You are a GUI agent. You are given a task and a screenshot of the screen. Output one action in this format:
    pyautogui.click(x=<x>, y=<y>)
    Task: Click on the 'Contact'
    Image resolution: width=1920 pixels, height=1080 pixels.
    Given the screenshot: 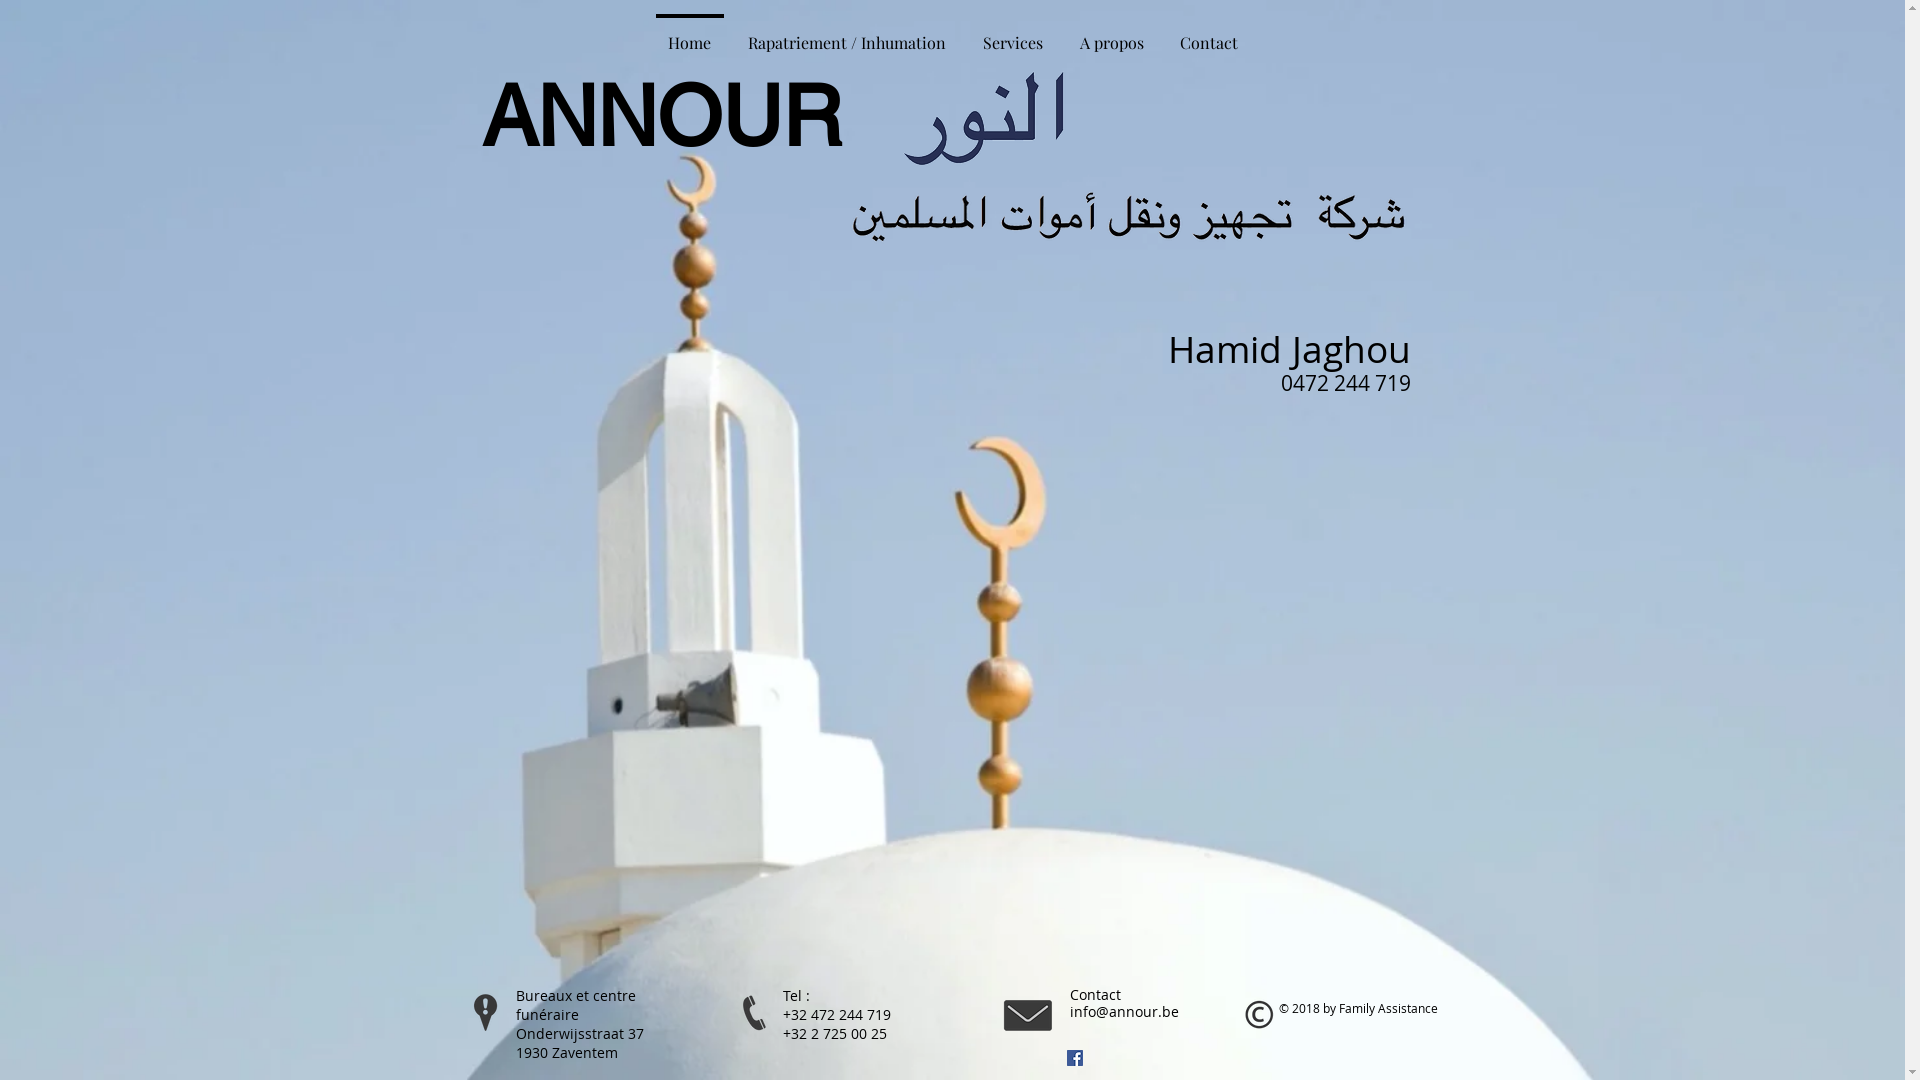 What is the action you would take?
    pyautogui.click(x=1208, y=34)
    